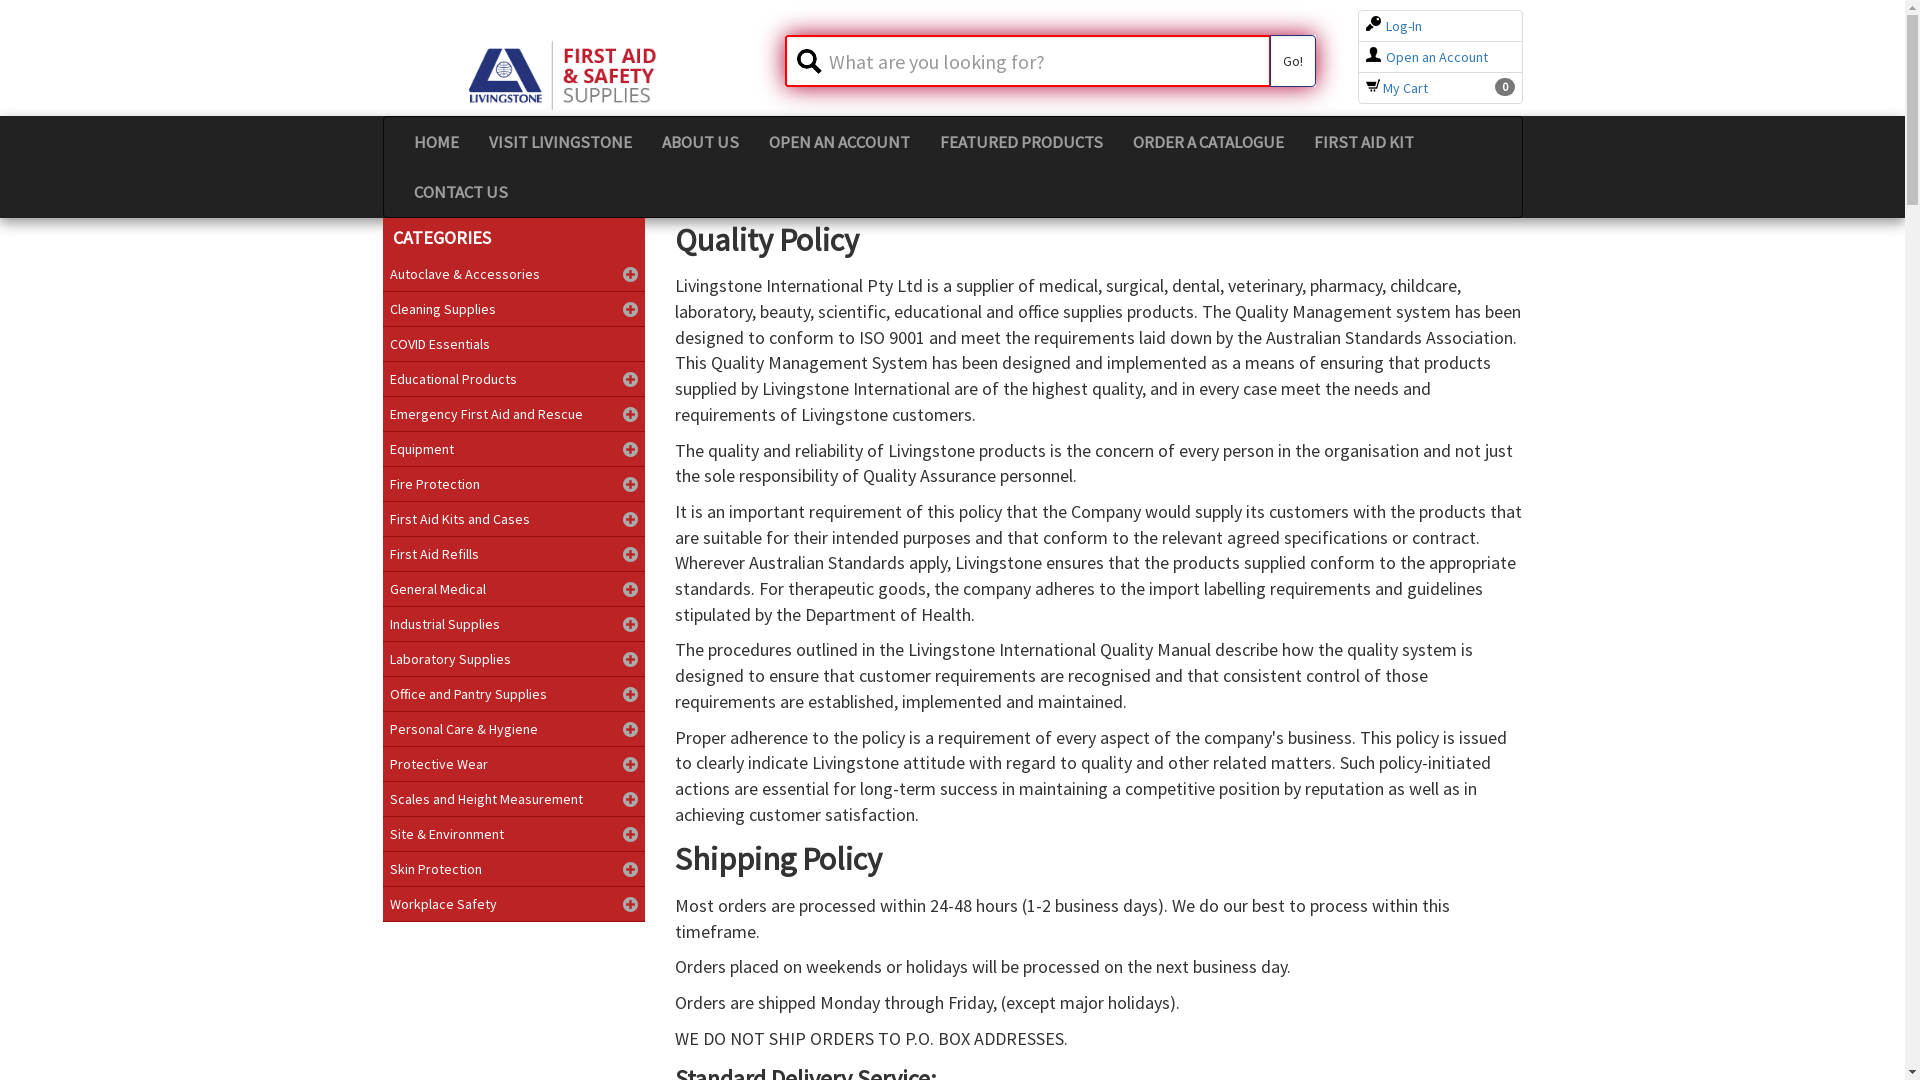 The width and height of the screenshot is (1920, 1080). Describe the element at coordinates (459, 192) in the screenshot. I see `'CONTACT US'` at that location.